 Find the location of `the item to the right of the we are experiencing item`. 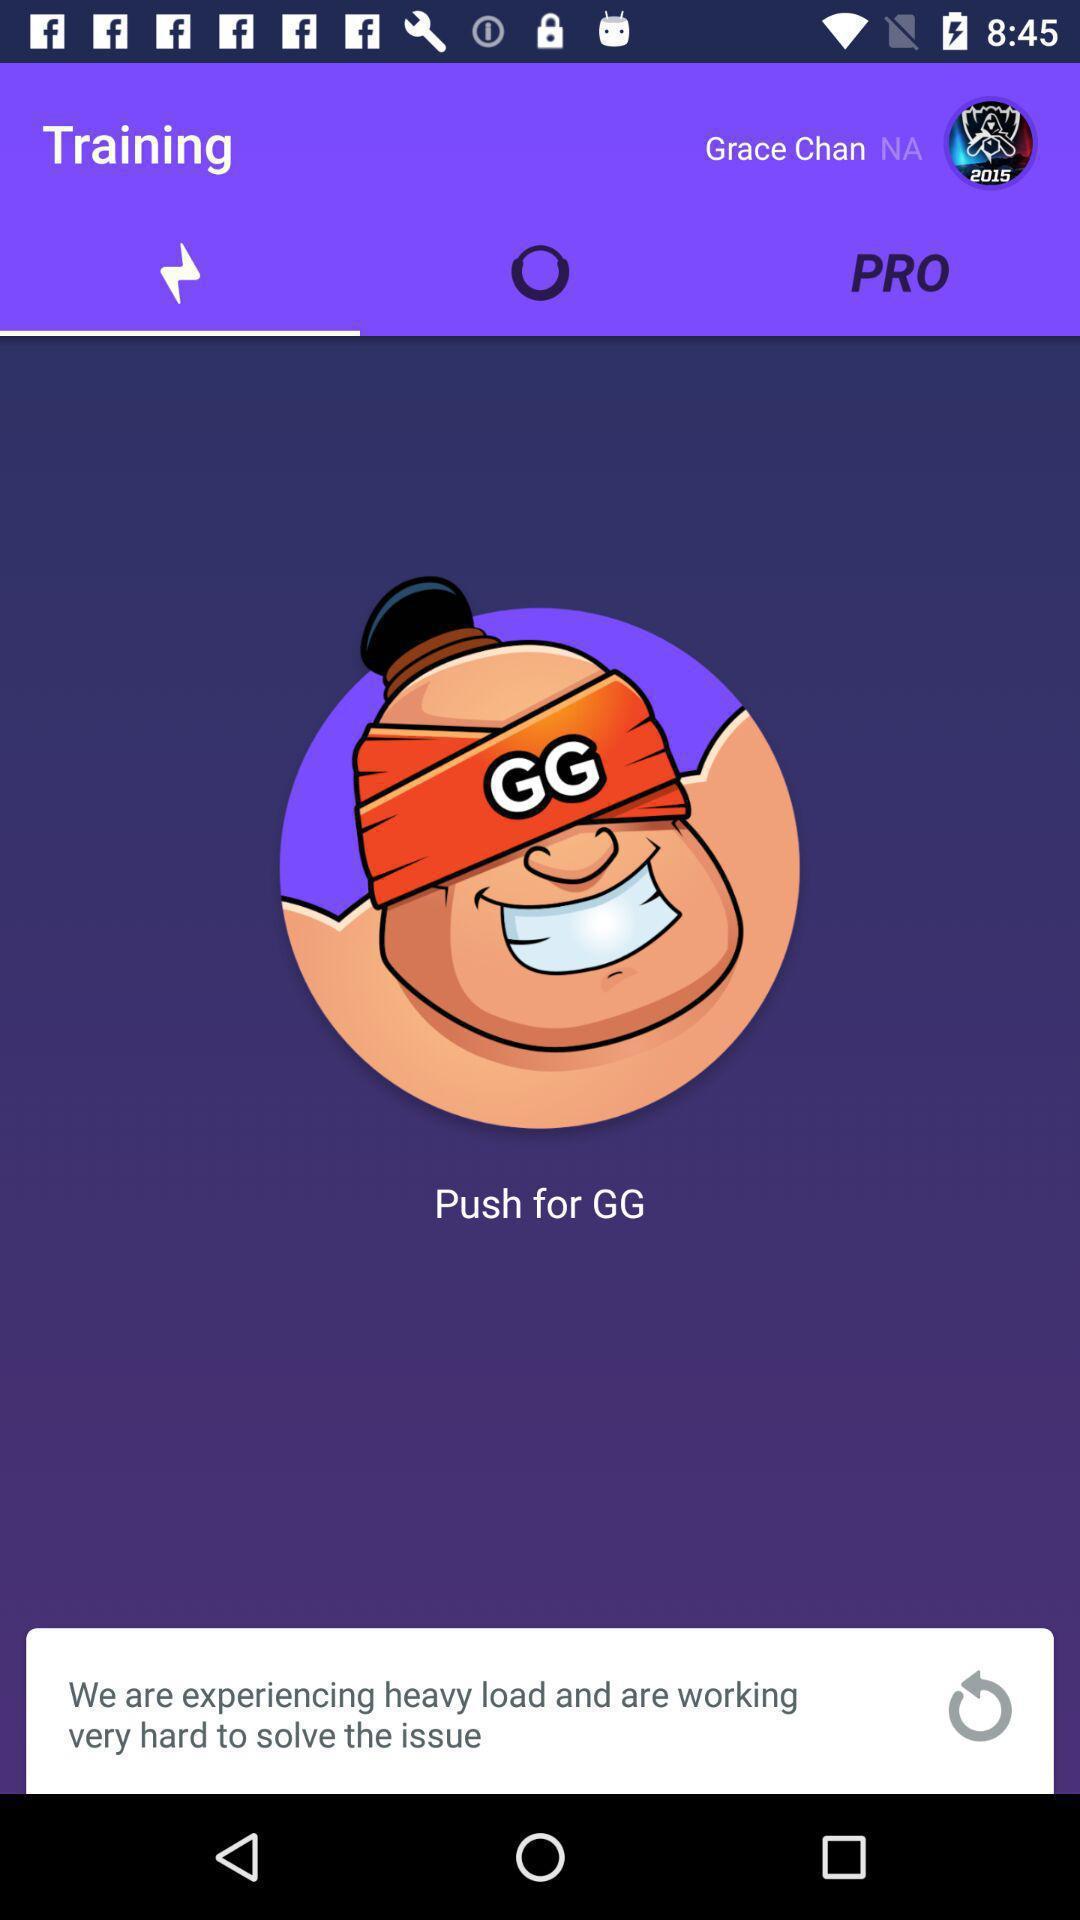

the item to the right of the we are experiencing item is located at coordinates (979, 1704).